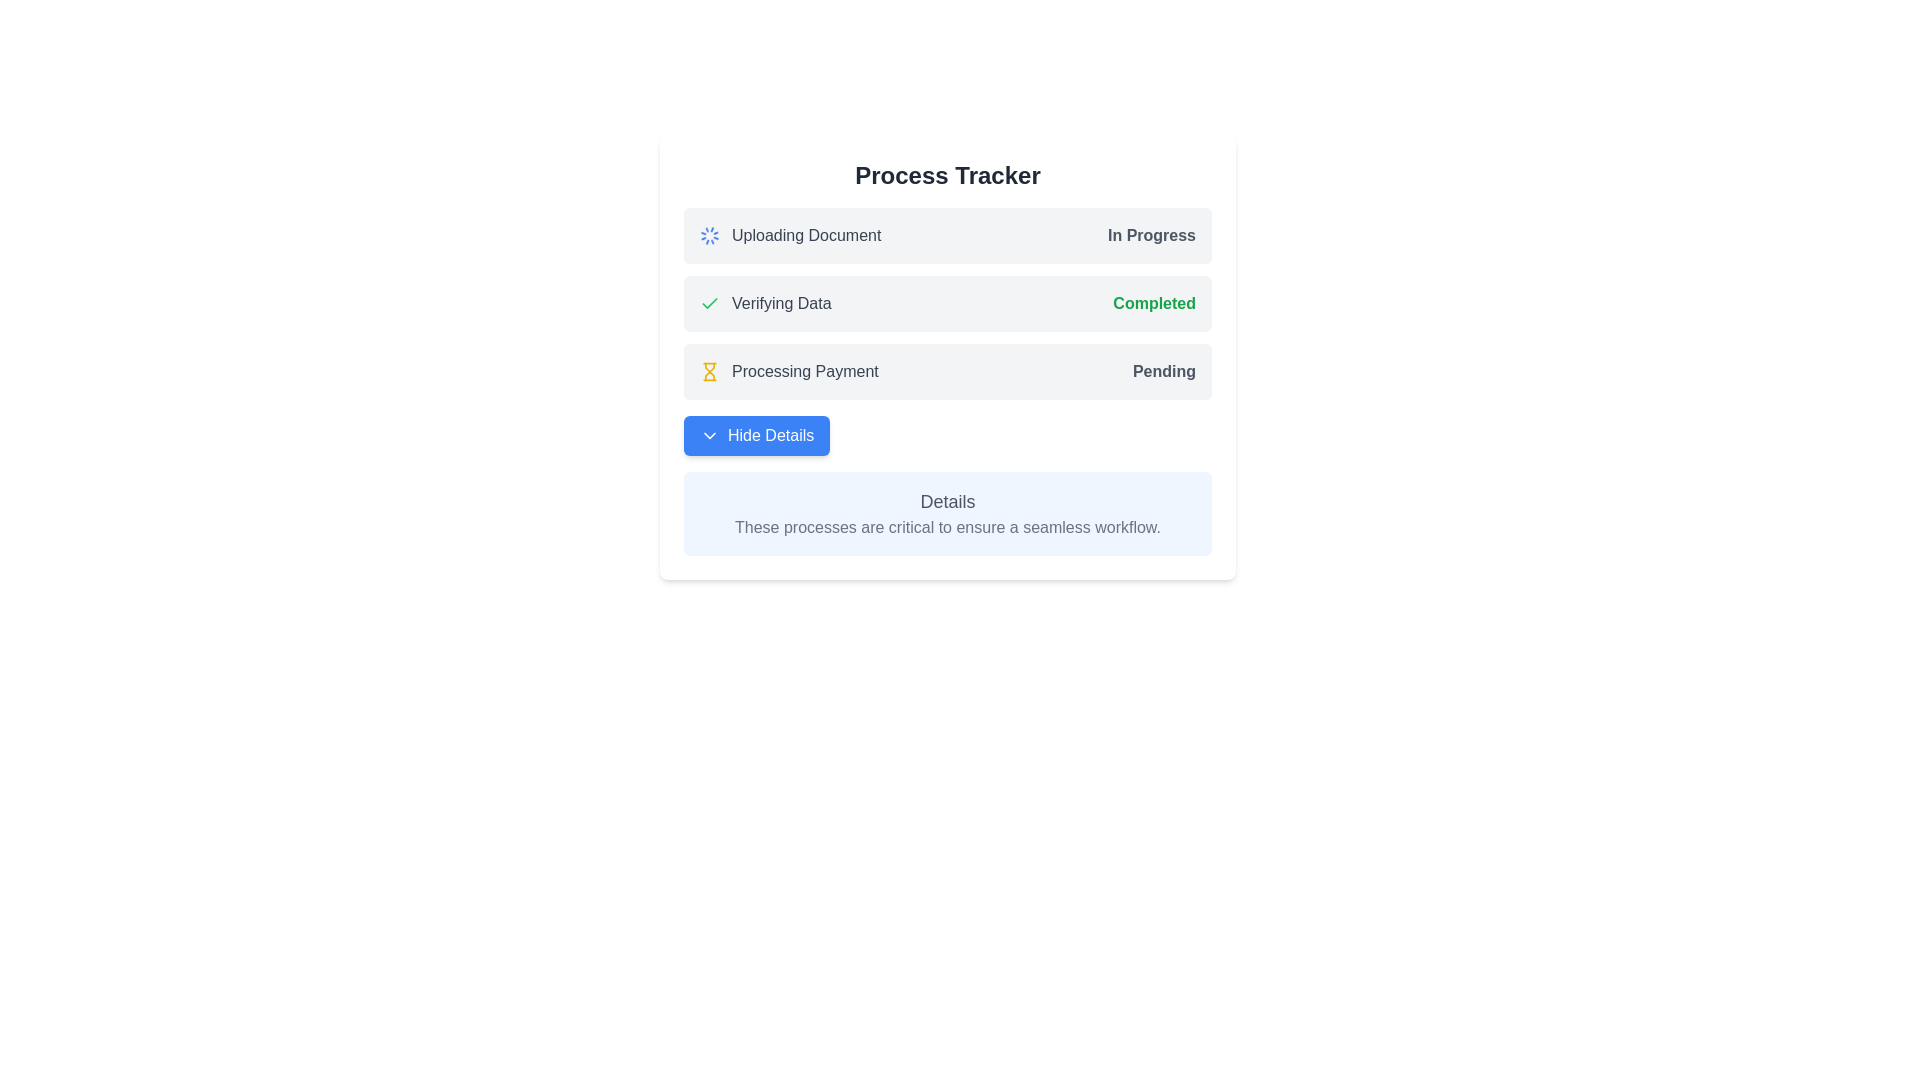  I want to click on the informational text label indicating that the payment process is currently in progress, located in the 'Process Tracker' section, between 'Verifying Data' and 'Pending', so click(788, 371).